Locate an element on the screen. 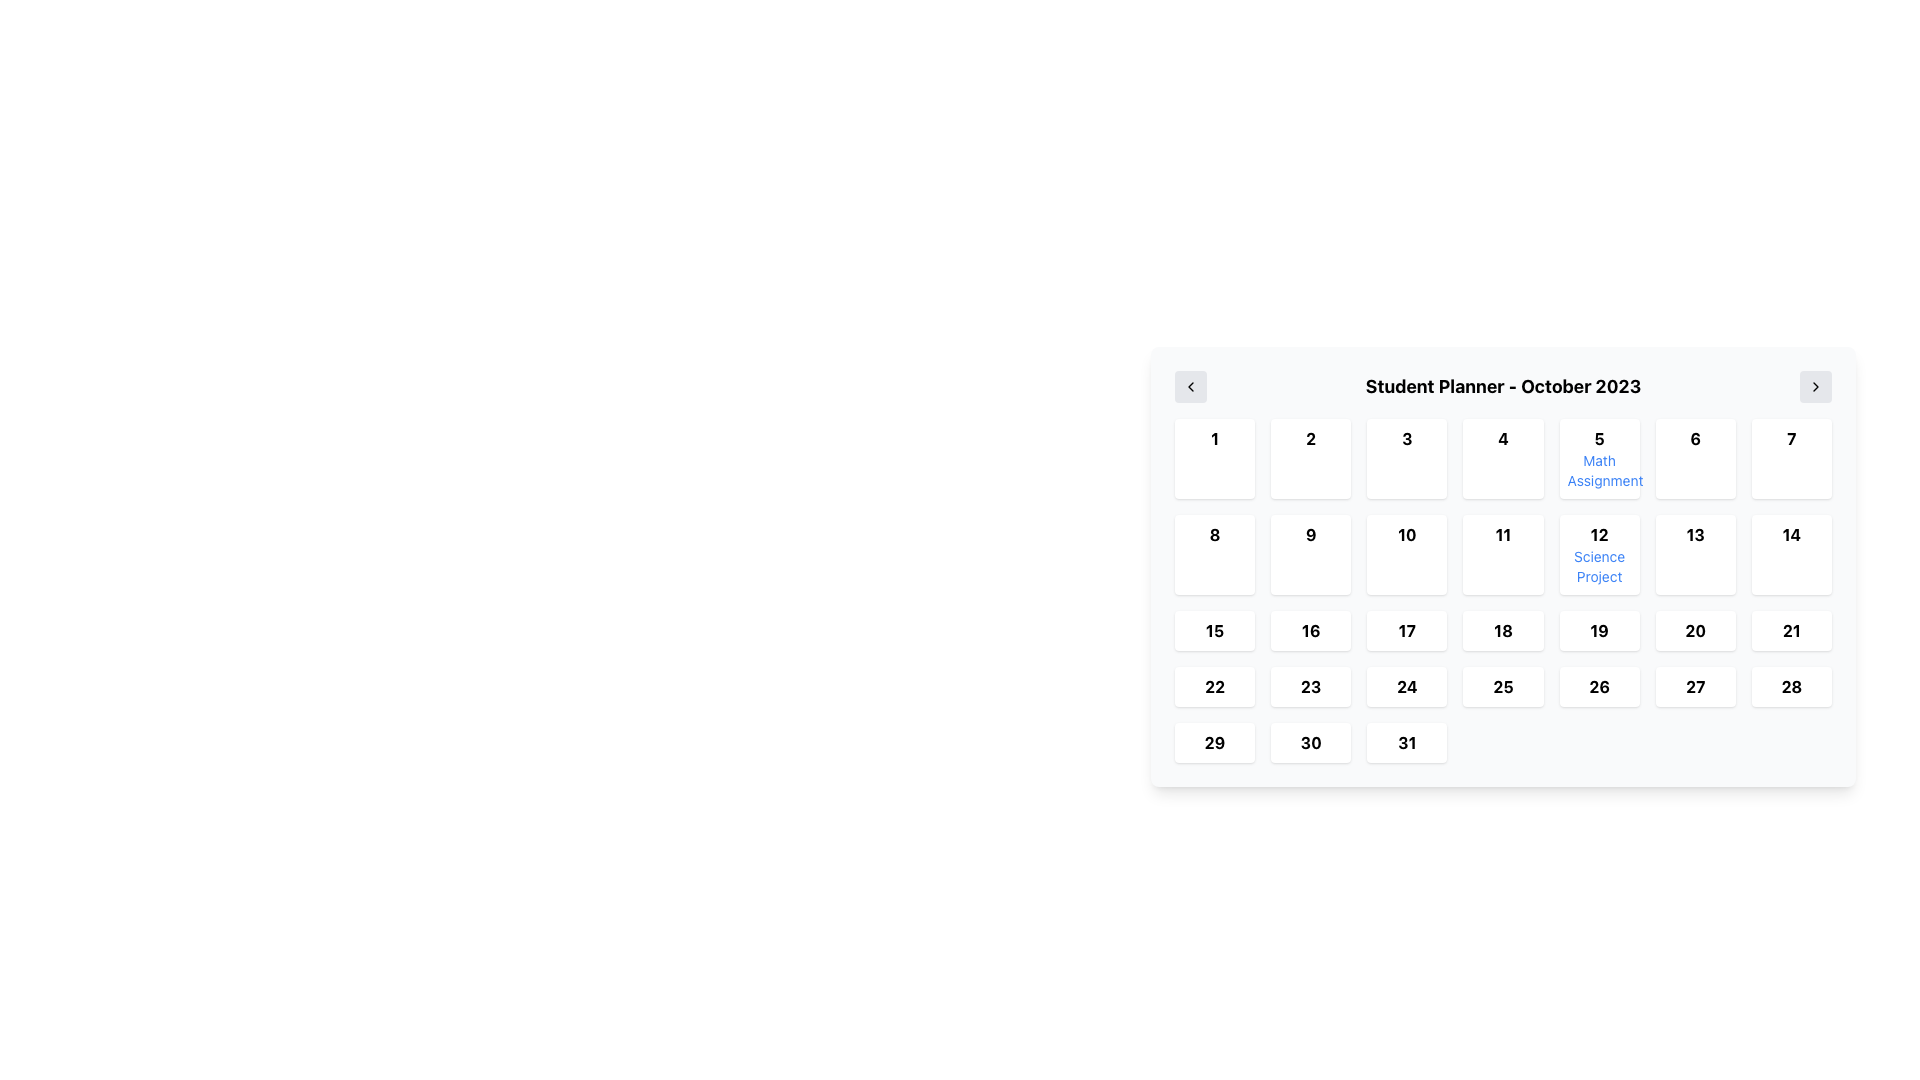 This screenshot has height=1080, width=1920. the static text element displaying the numeric '25' in the interactive calendar grid is located at coordinates (1503, 685).